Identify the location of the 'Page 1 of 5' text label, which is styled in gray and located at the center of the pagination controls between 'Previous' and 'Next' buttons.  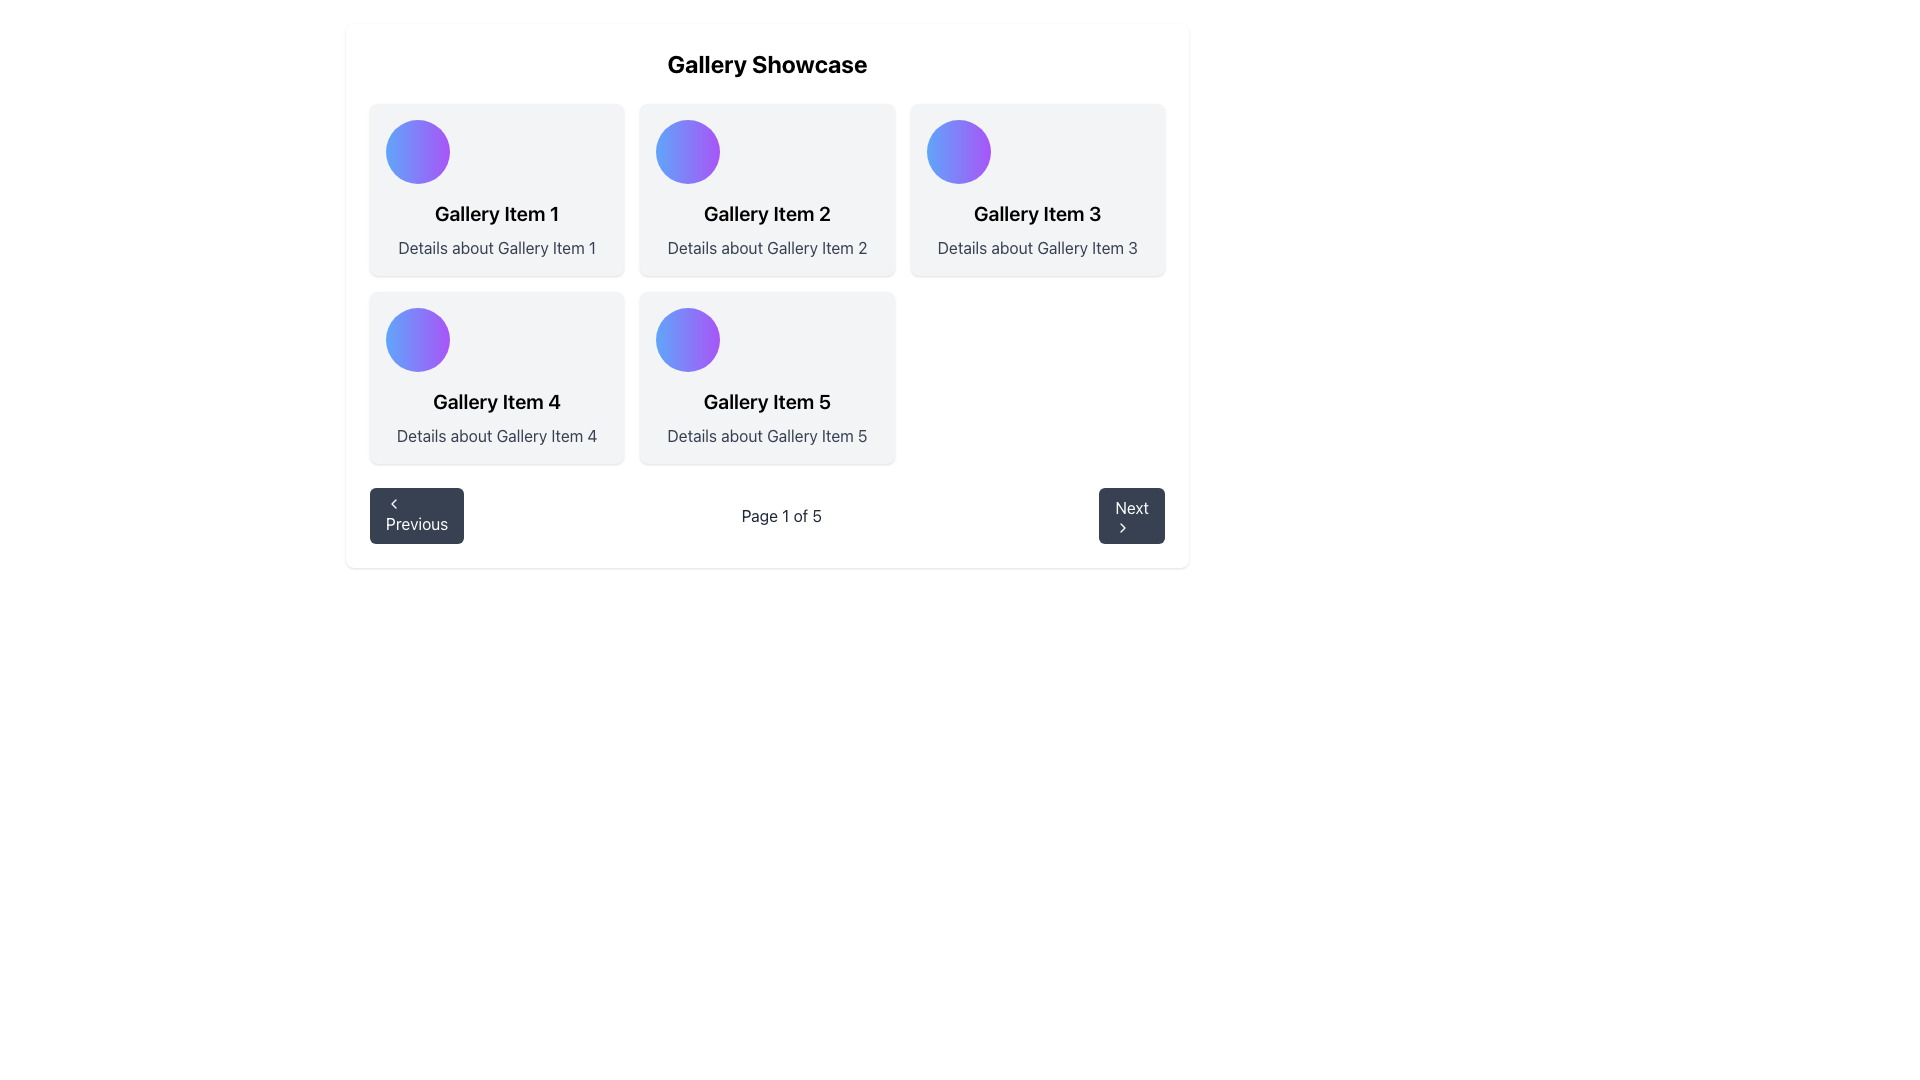
(780, 515).